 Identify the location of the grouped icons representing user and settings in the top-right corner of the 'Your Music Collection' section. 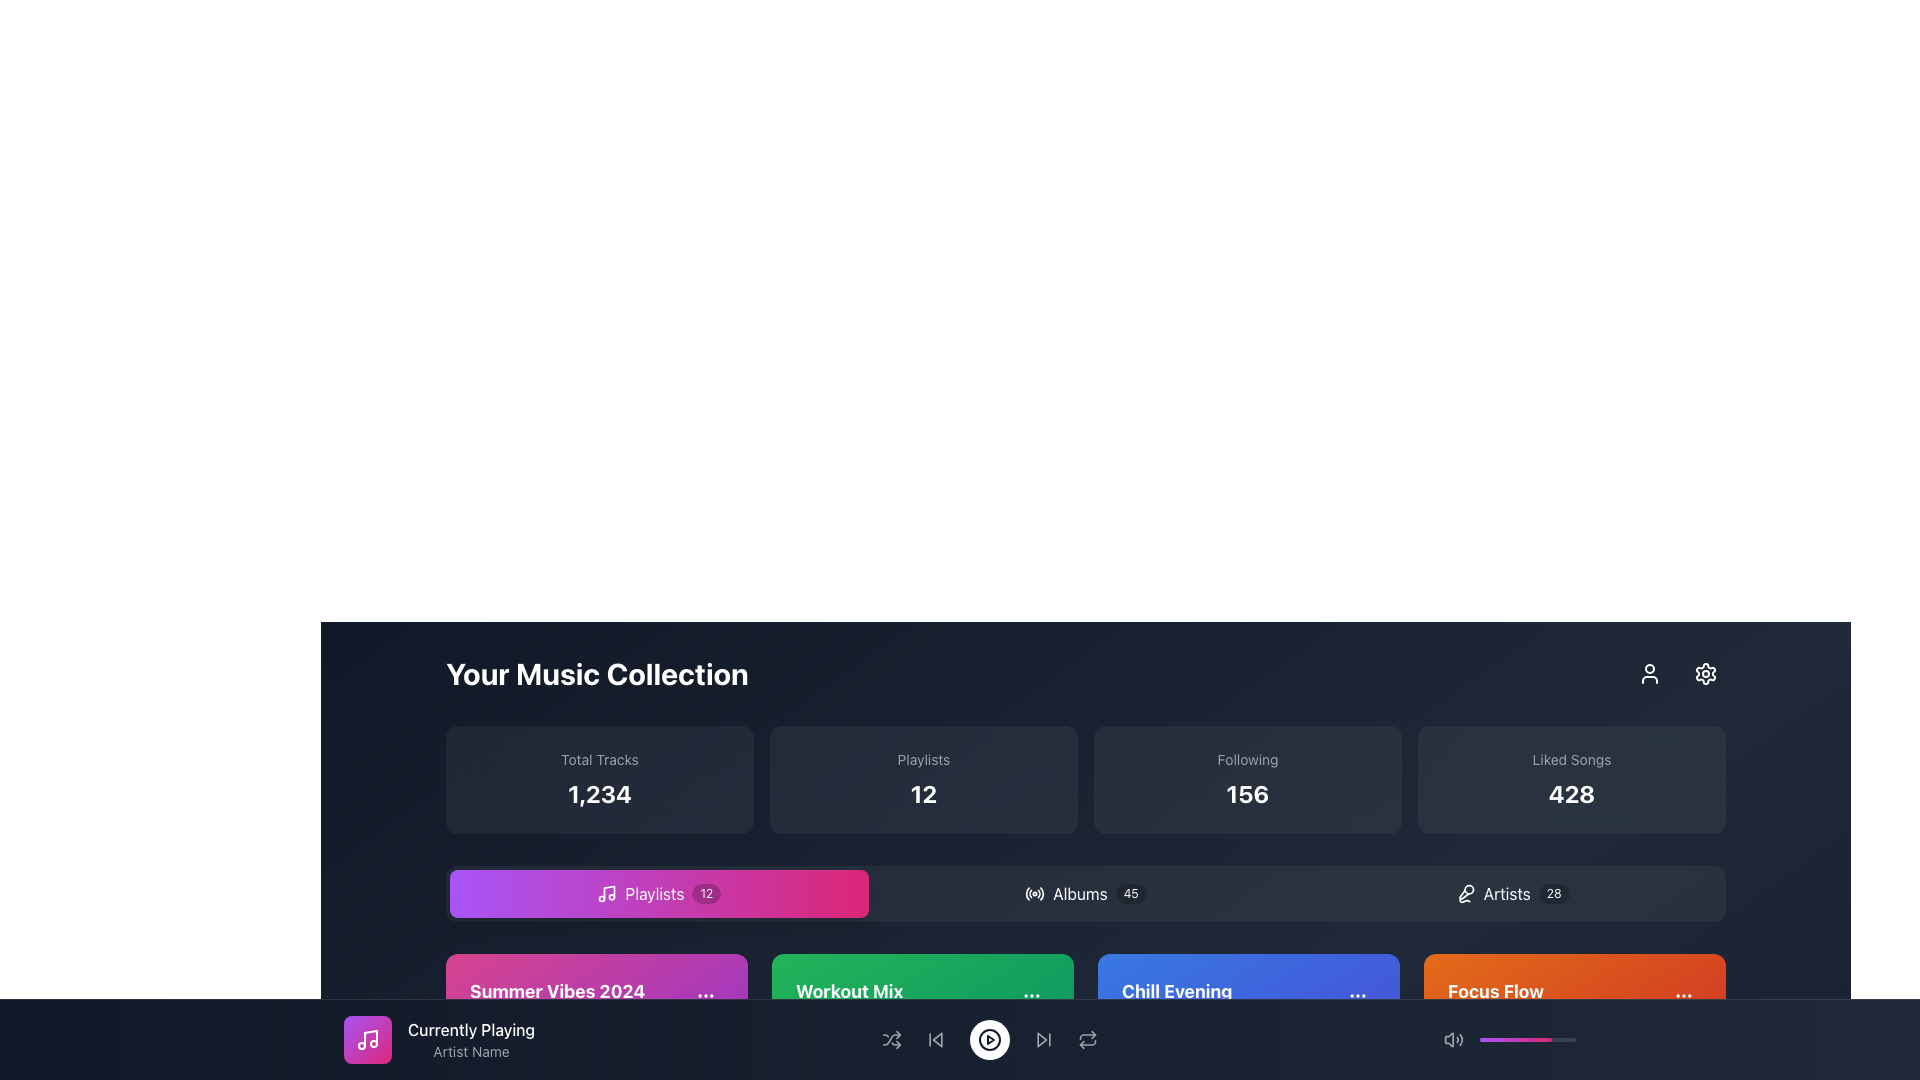
(1678, 674).